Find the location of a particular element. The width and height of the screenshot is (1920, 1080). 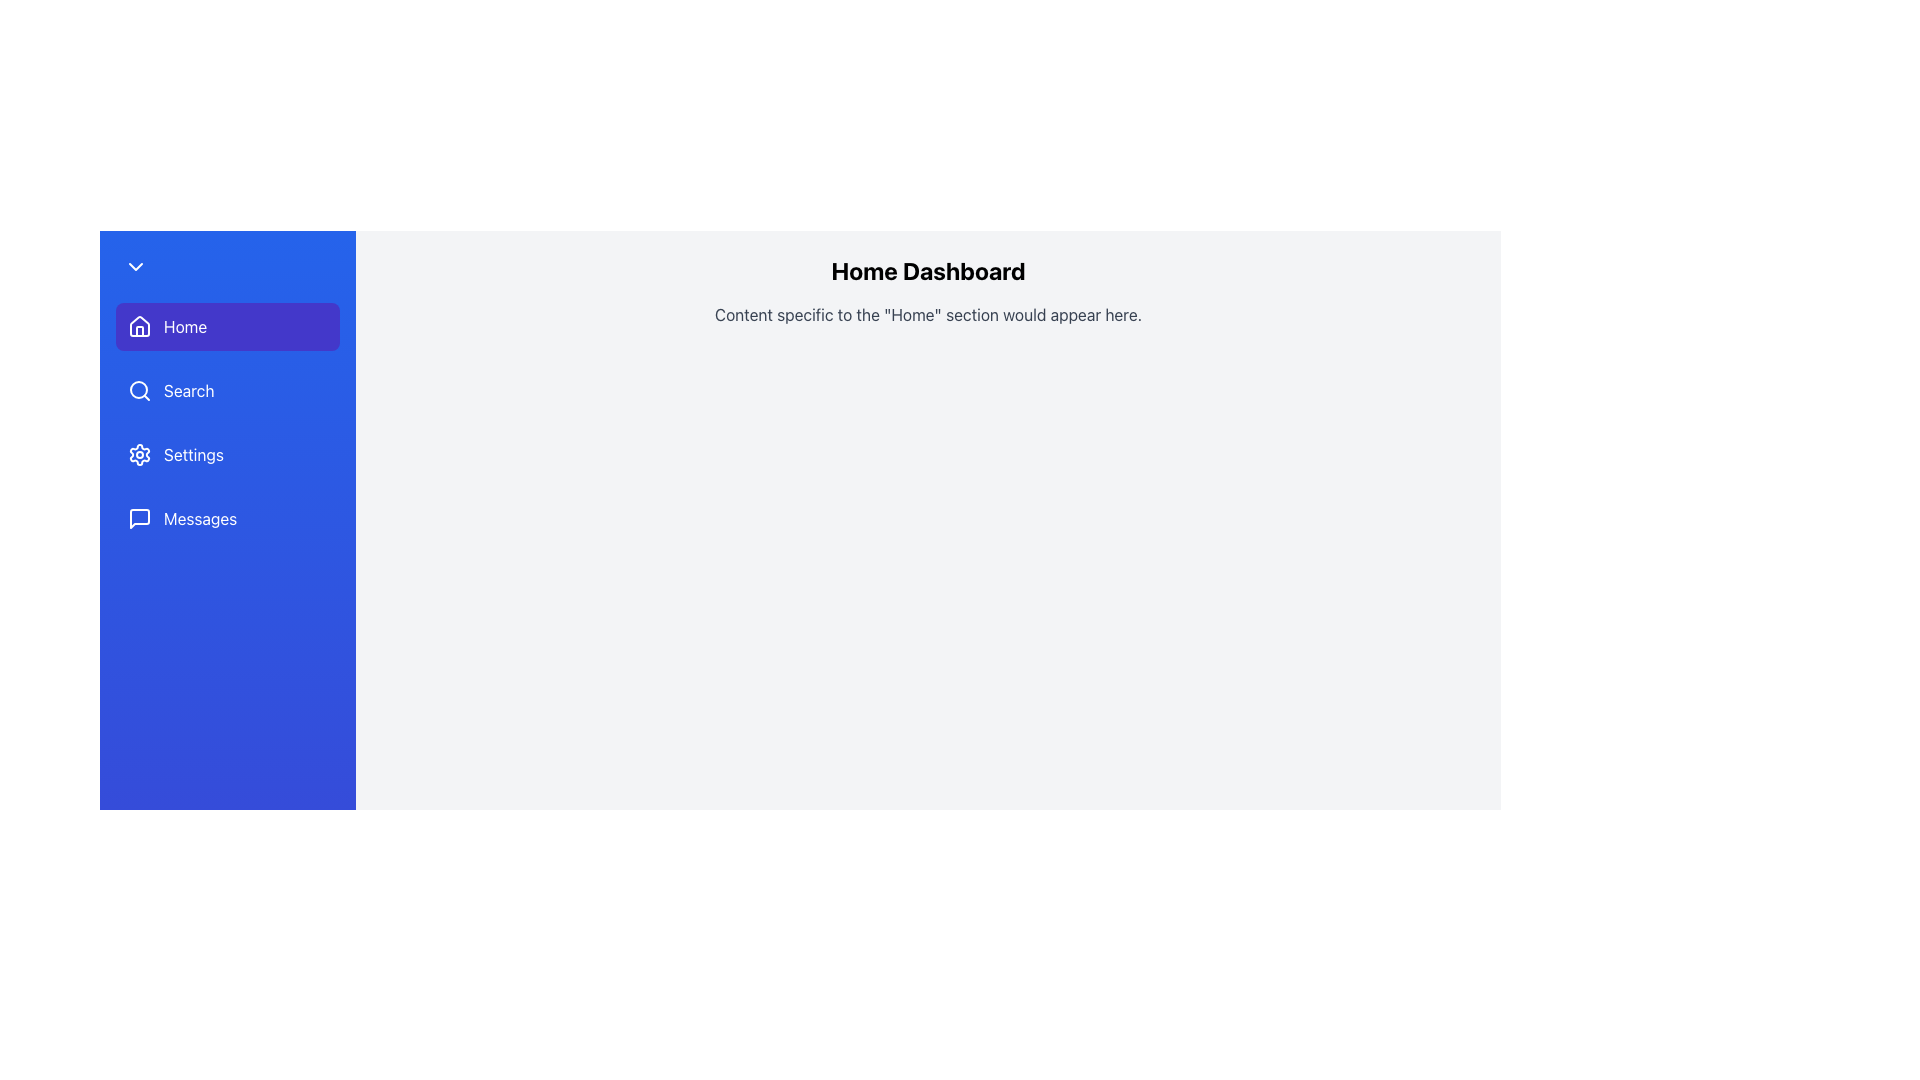

the 'Settings' button located in the vertical sidebar menu, which is the third item from the top is located at coordinates (227, 430).